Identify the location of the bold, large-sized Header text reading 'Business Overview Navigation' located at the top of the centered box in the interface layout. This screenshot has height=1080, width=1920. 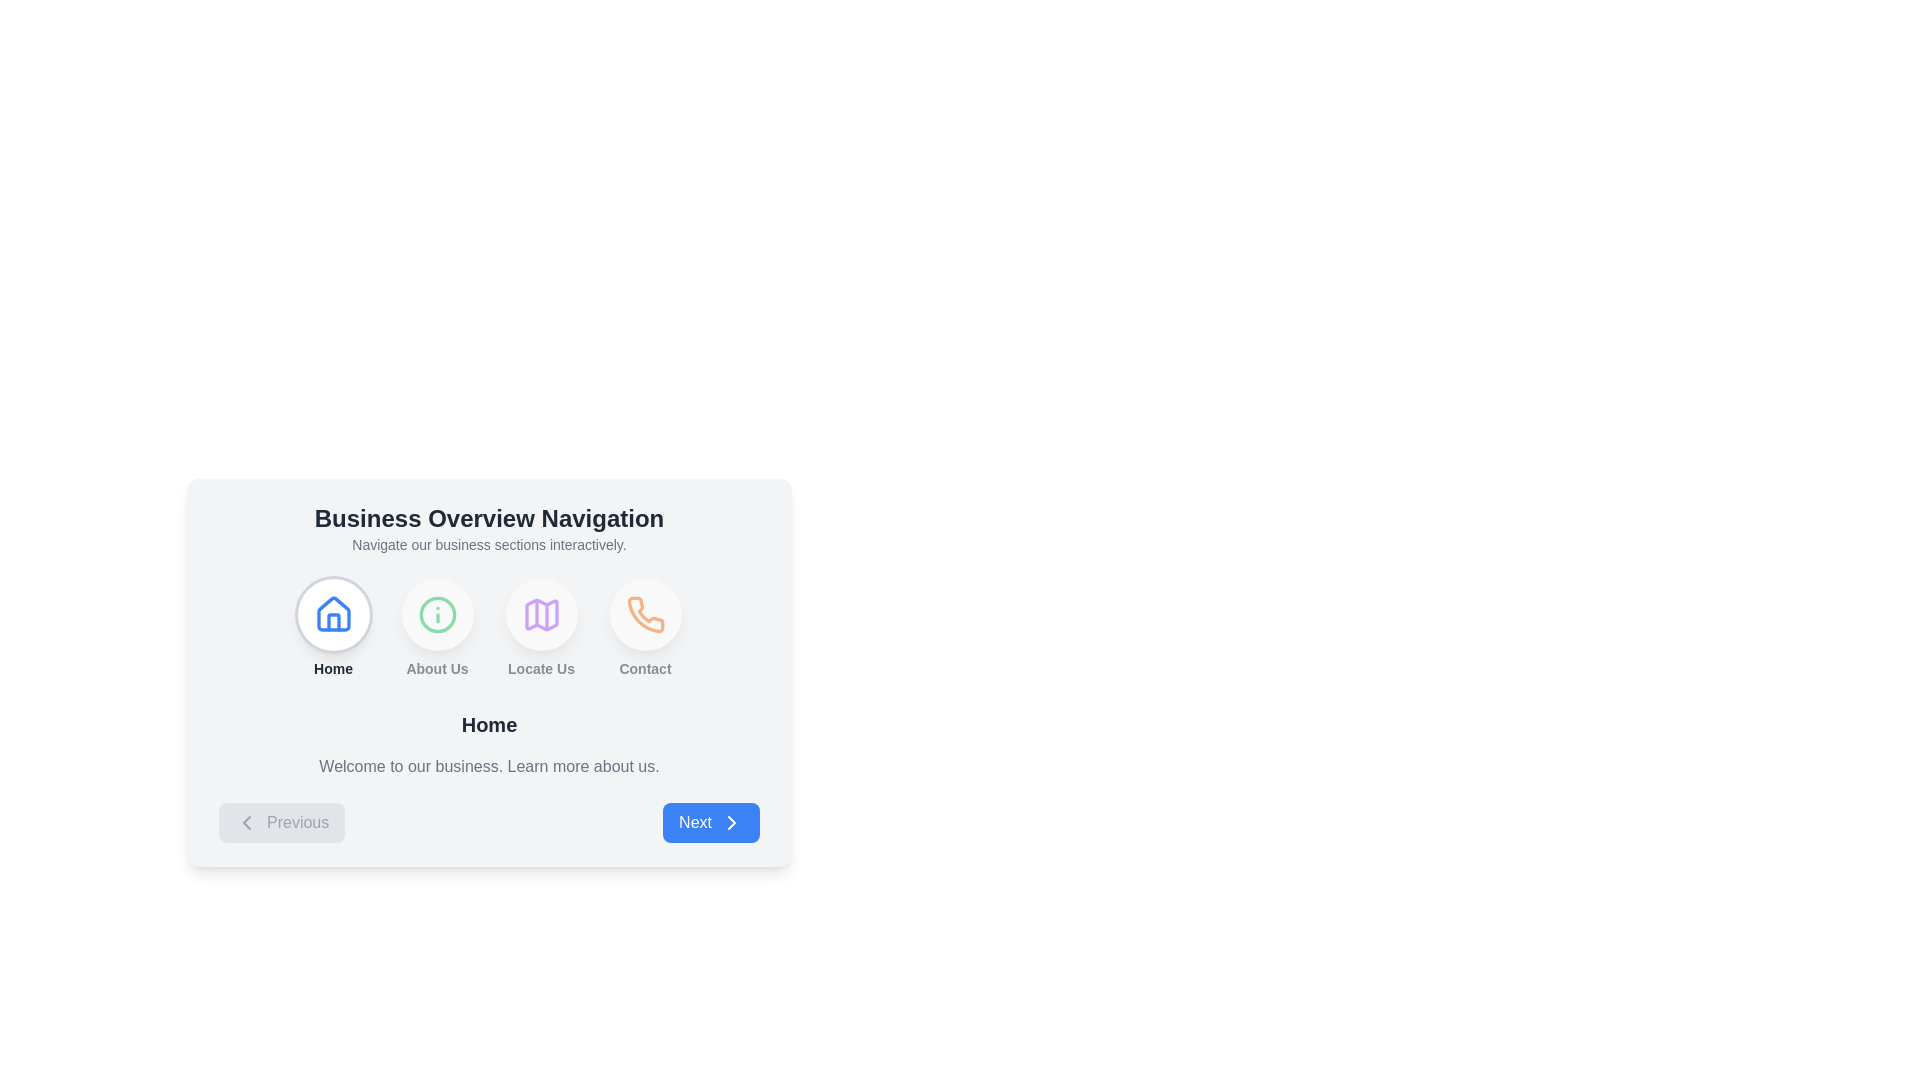
(489, 518).